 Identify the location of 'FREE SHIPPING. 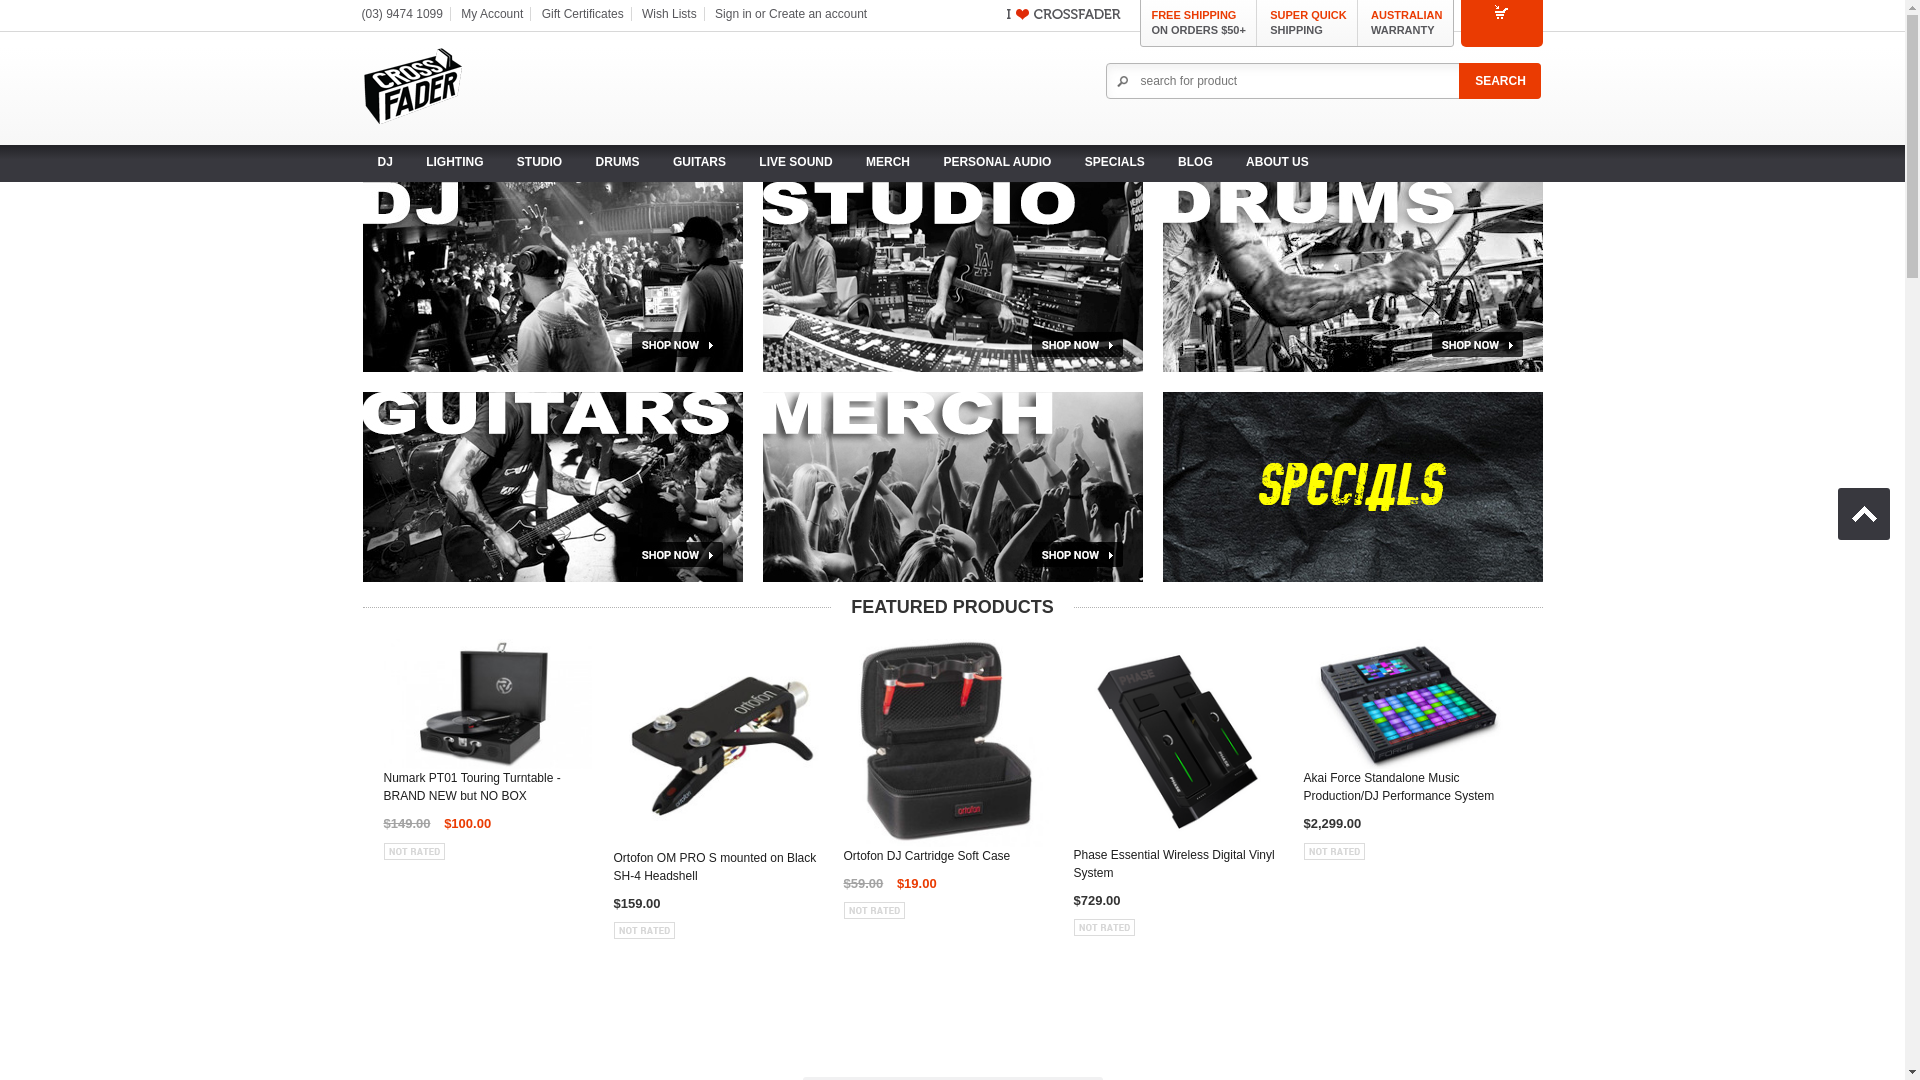
(1198, 23).